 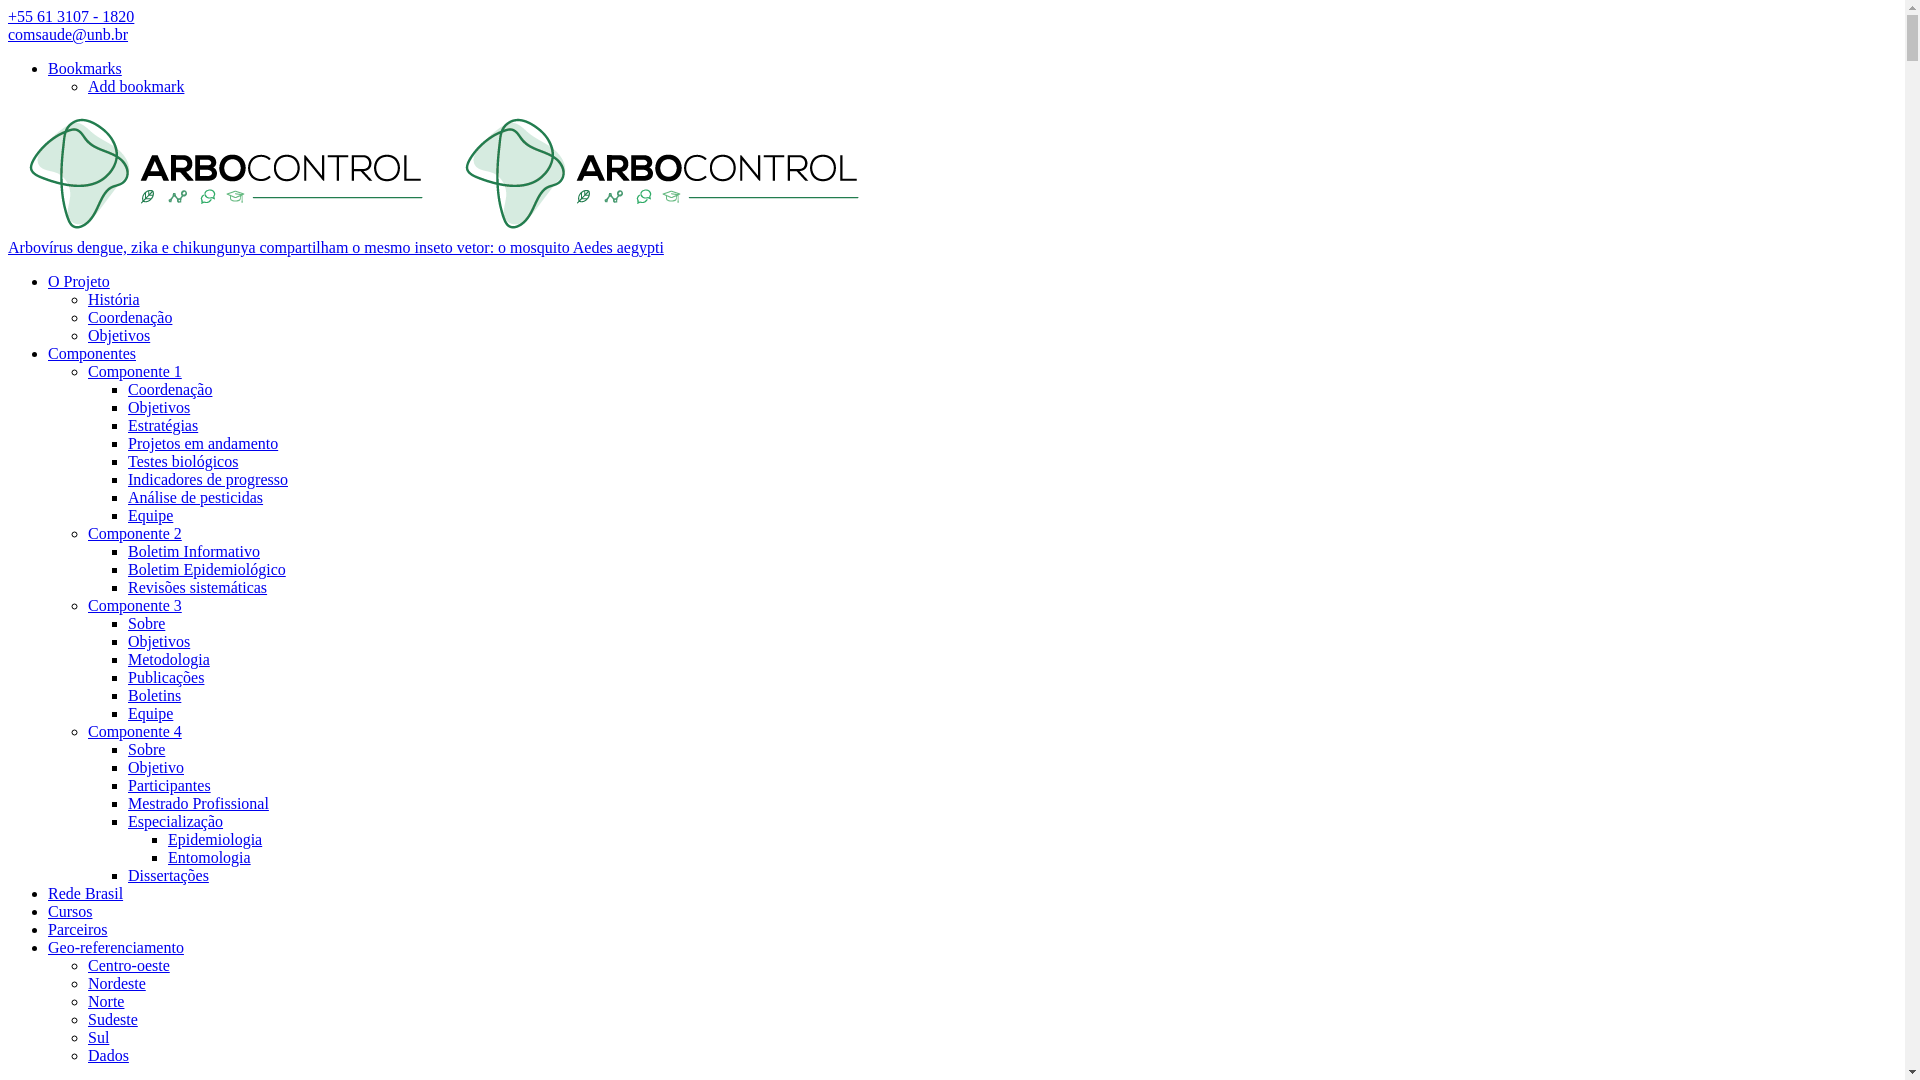 What do you see at coordinates (90, 352) in the screenshot?
I see `'Componentes'` at bounding box center [90, 352].